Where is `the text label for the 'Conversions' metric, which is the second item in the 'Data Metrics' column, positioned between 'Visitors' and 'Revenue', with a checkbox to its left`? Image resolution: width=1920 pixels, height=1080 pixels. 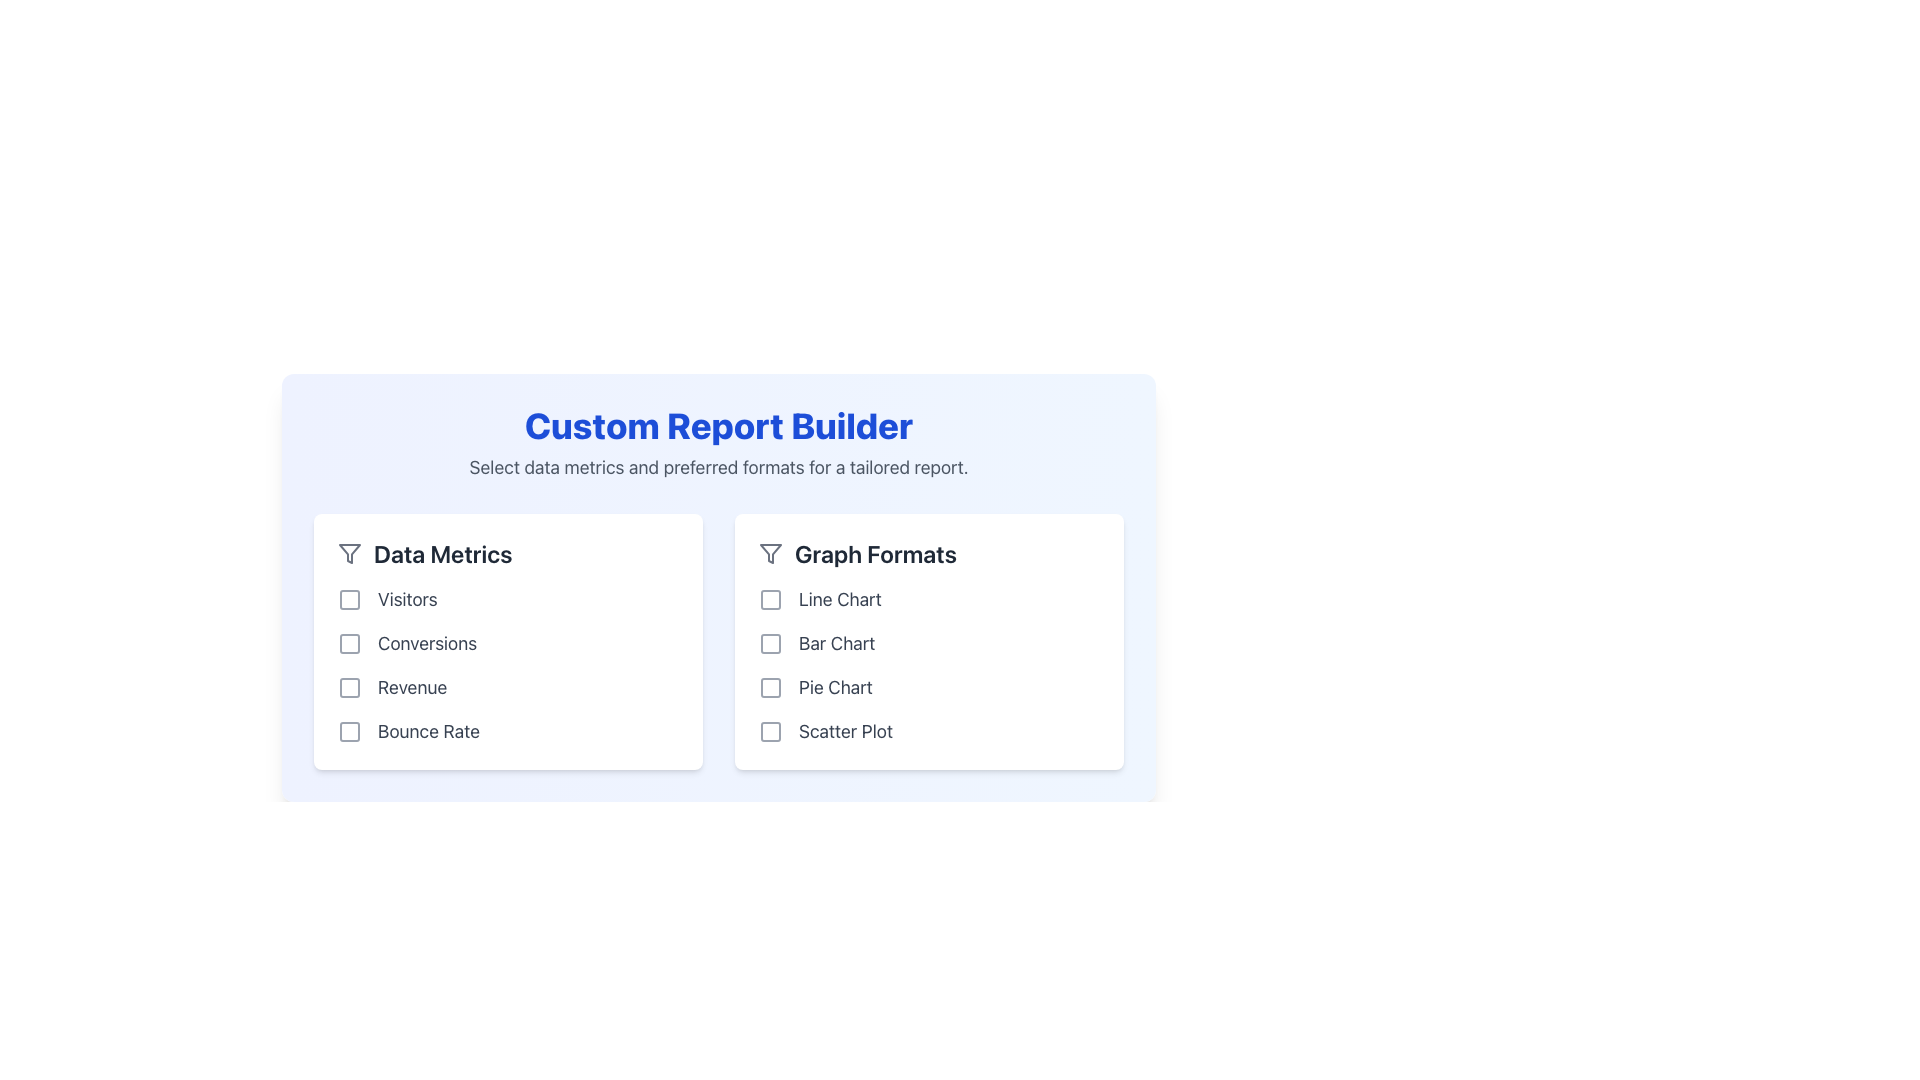 the text label for the 'Conversions' metric, which is the second item in the 'Data Metrics' column, positioned between 'Visitors' and 'Revenue', with a checkbox to its left is located at coordinates (426, 644).